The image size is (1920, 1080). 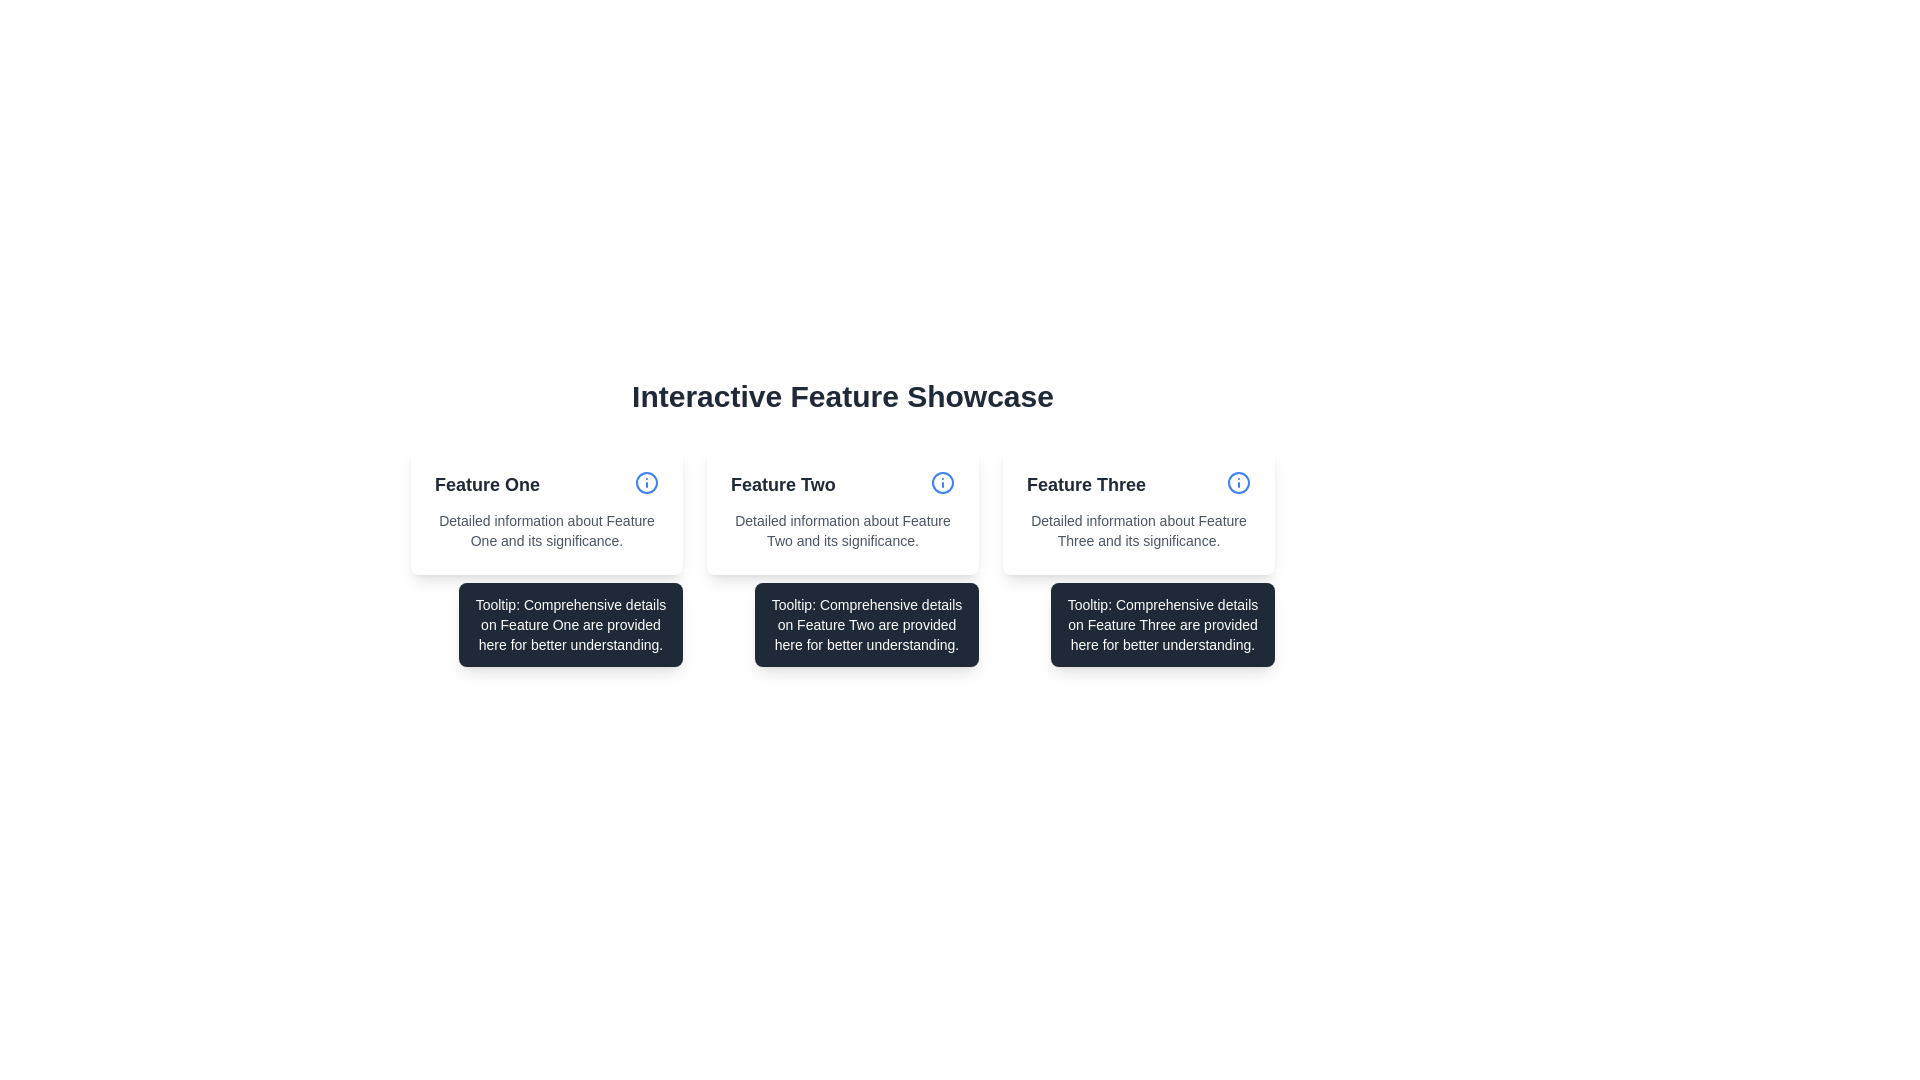 What do you see at coordinates (843, 530) in the screenshot?
I see `the informational text element that describes 'Feature Two', located in the center panel under the heading 'Feature Two', positioned above a tooltip box` at bounding box center [843, 530].